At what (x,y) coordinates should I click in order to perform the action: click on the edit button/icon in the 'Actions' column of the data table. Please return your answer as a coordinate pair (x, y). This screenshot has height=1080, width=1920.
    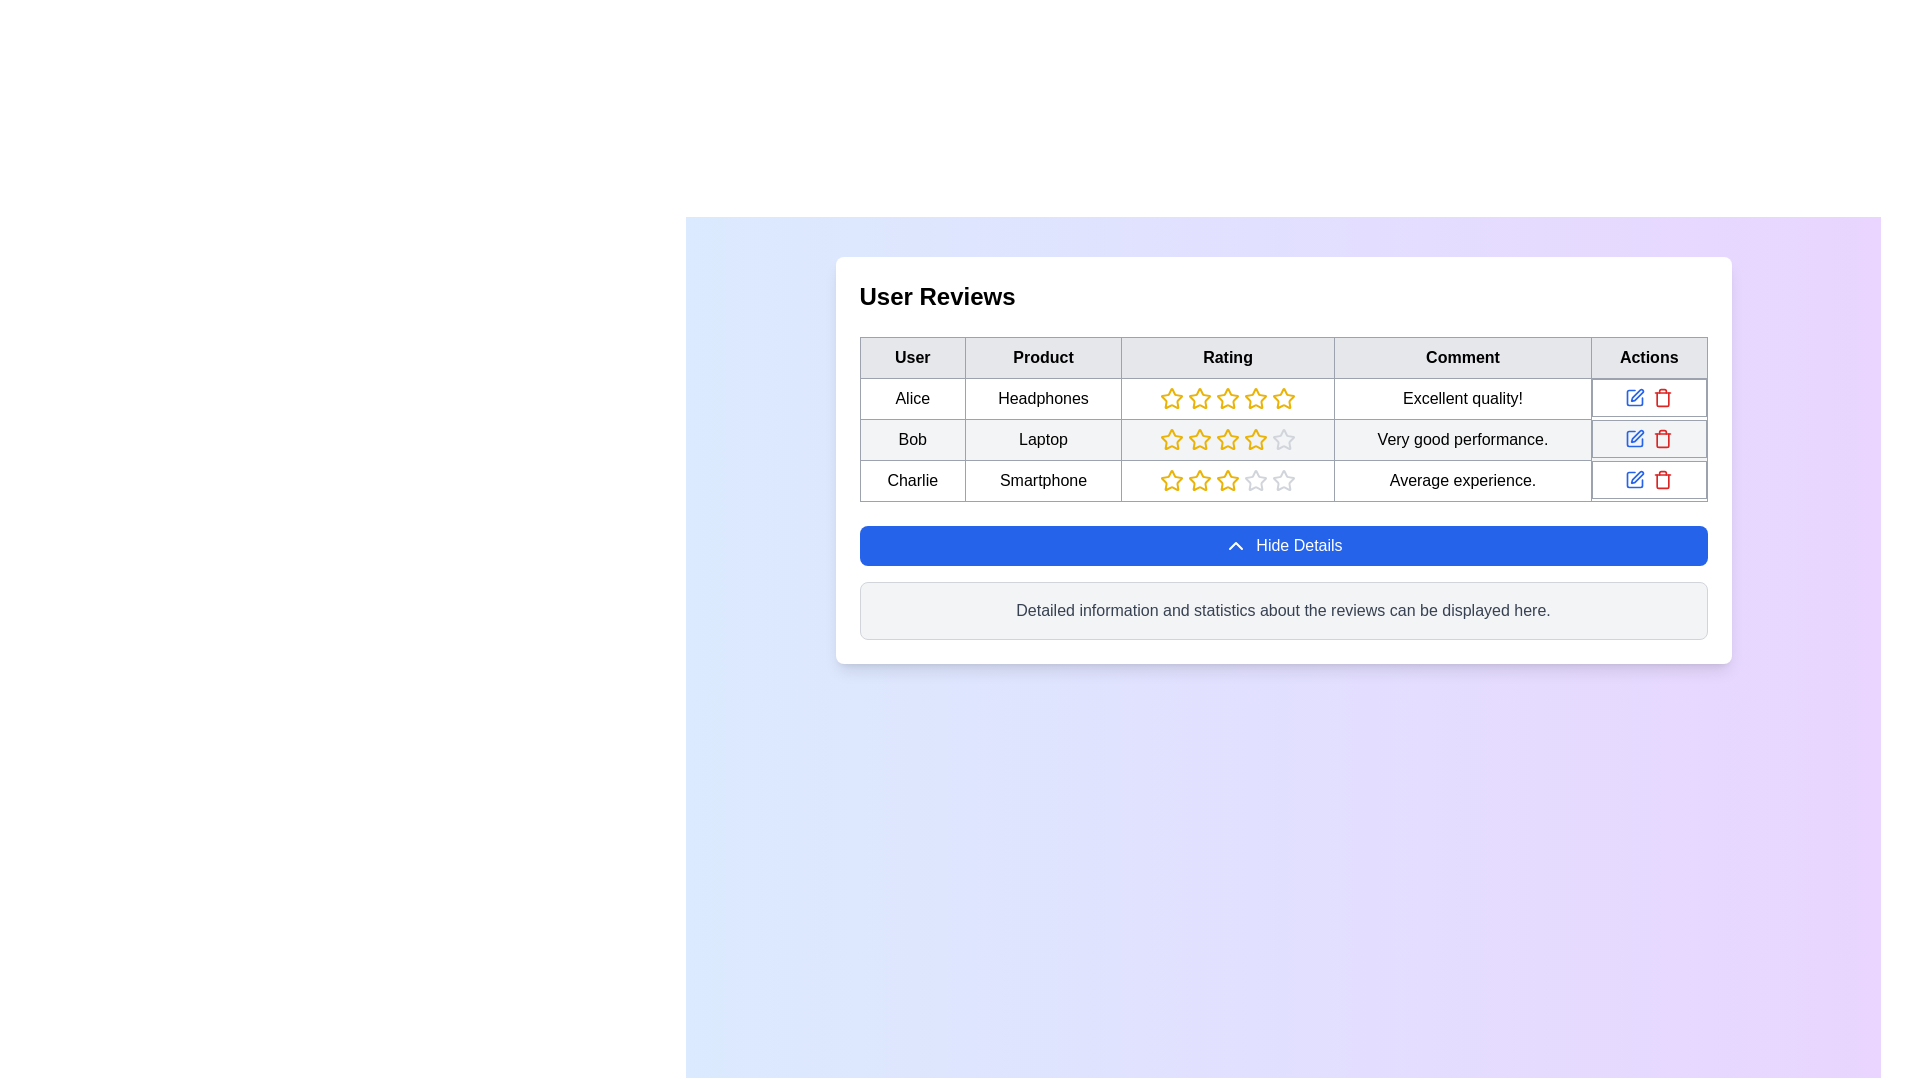
    Looking at the image, I should click on (1637, 395).